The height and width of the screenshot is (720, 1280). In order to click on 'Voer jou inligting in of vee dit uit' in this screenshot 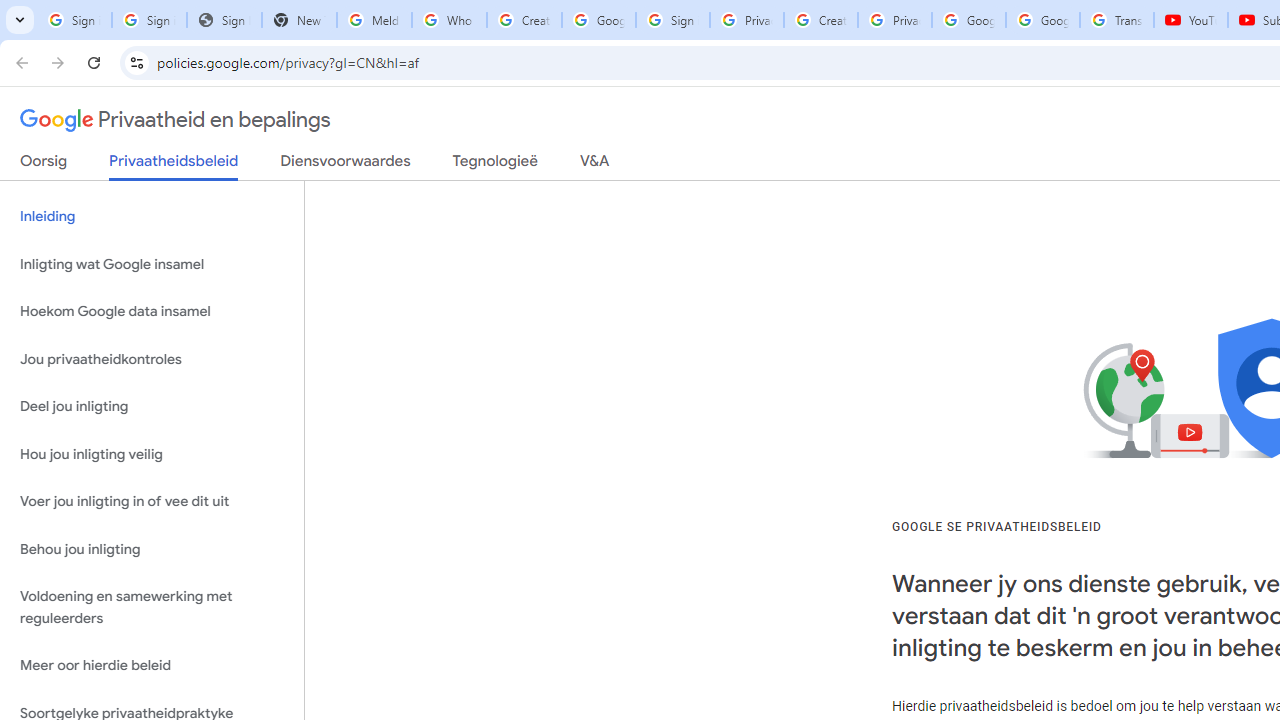, I will do `click(151, 501)`.